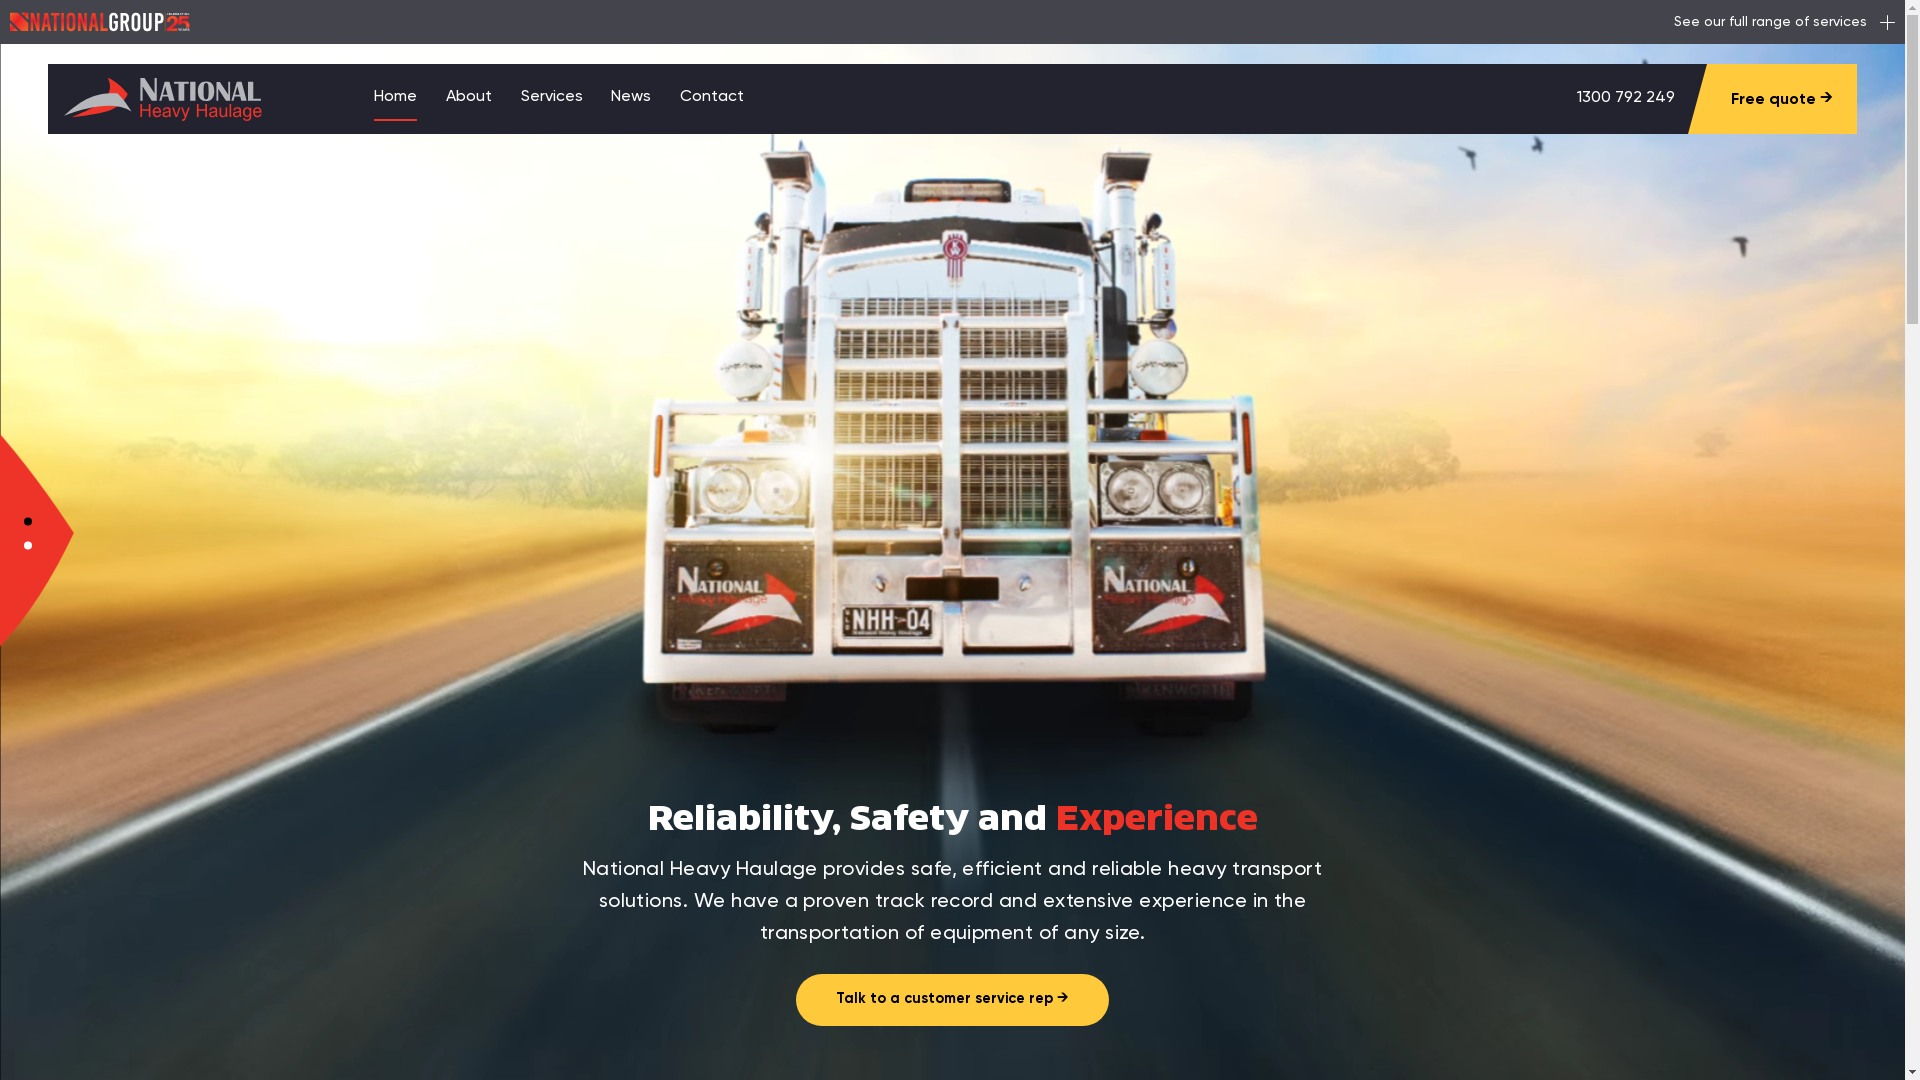  Describe the element at coordinates (711, 97) in the screenshot. I see `'Contact'` at that location.